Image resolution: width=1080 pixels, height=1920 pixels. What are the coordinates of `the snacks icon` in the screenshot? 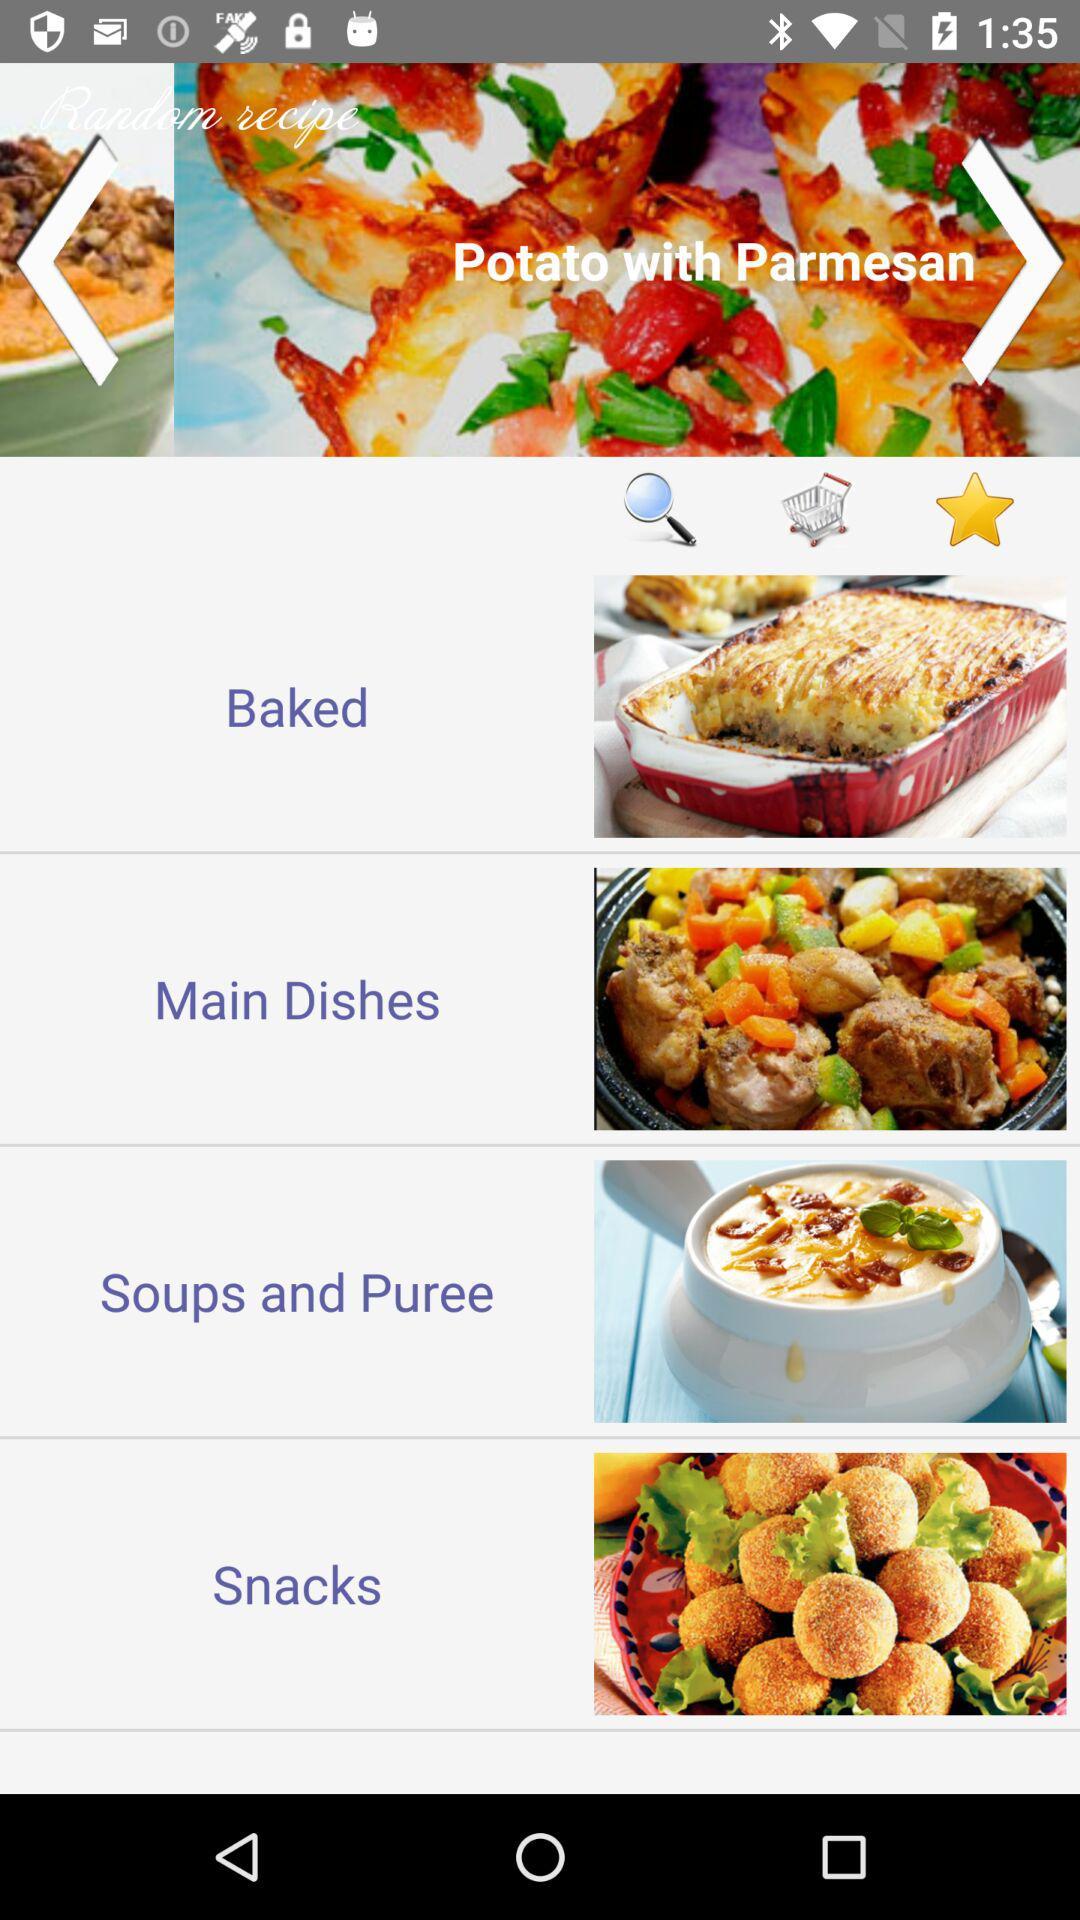 It's located at (297, 1582).